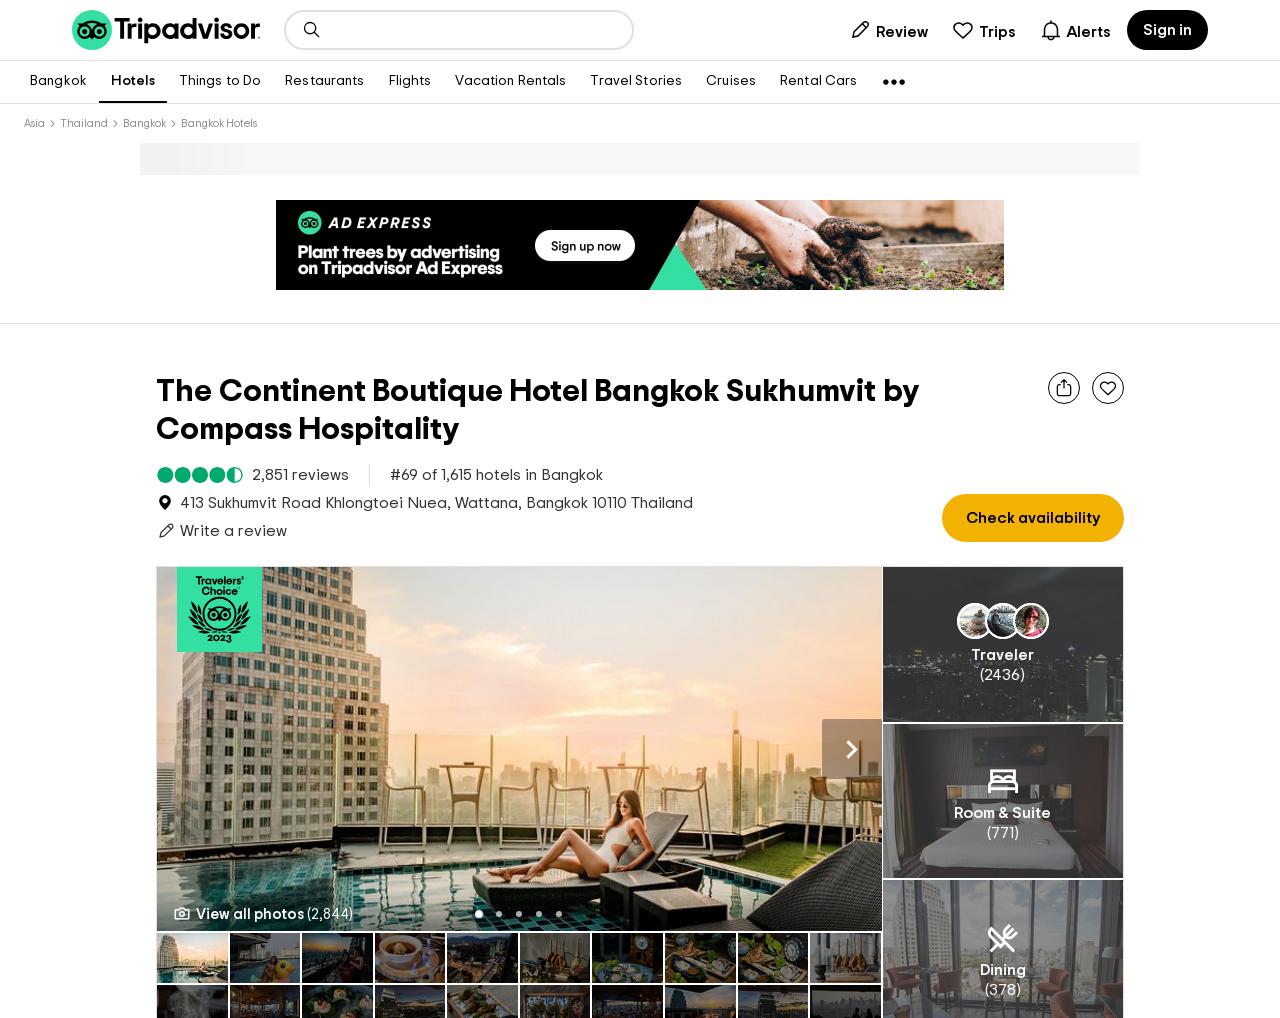  What do you see at coordinates (997, 30) in the screenshot?
I see `'Trips'` at bounding box center [997, 30].